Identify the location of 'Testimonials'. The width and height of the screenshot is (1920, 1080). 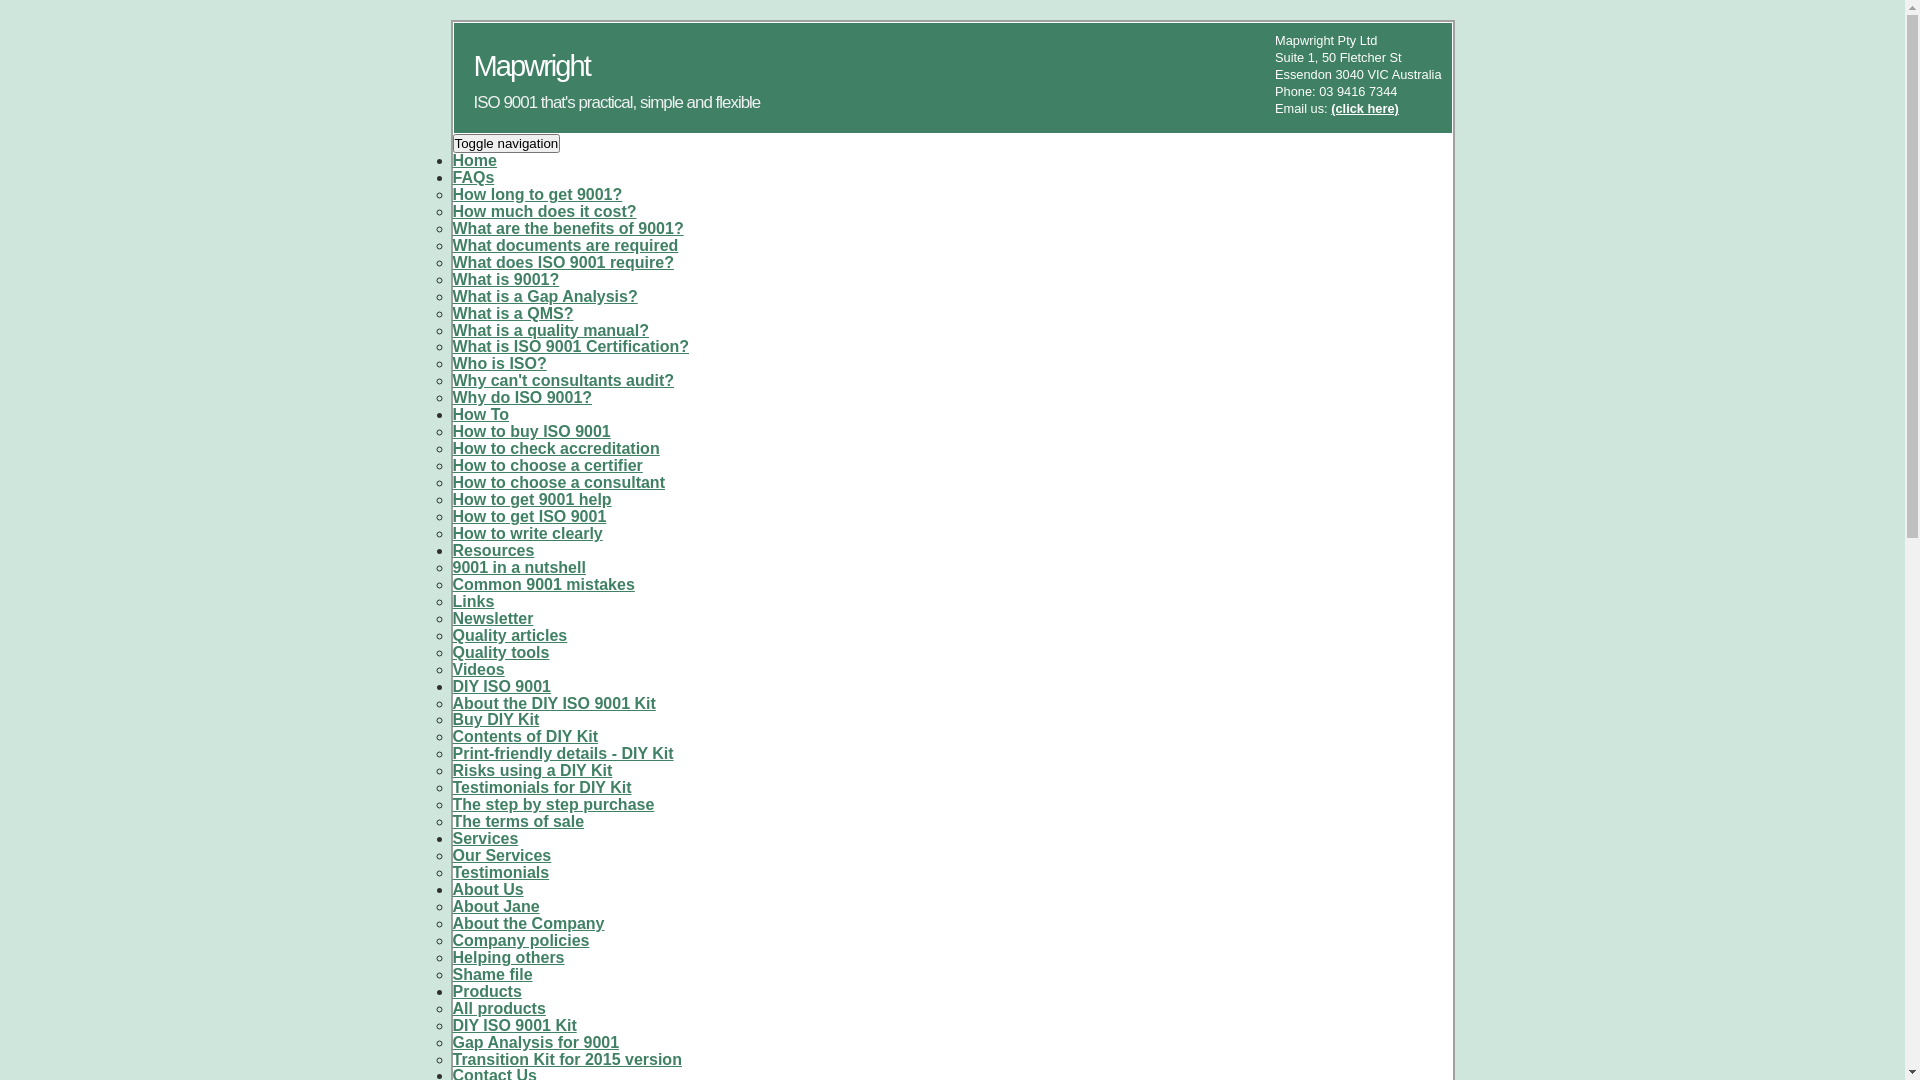
(500, 871).